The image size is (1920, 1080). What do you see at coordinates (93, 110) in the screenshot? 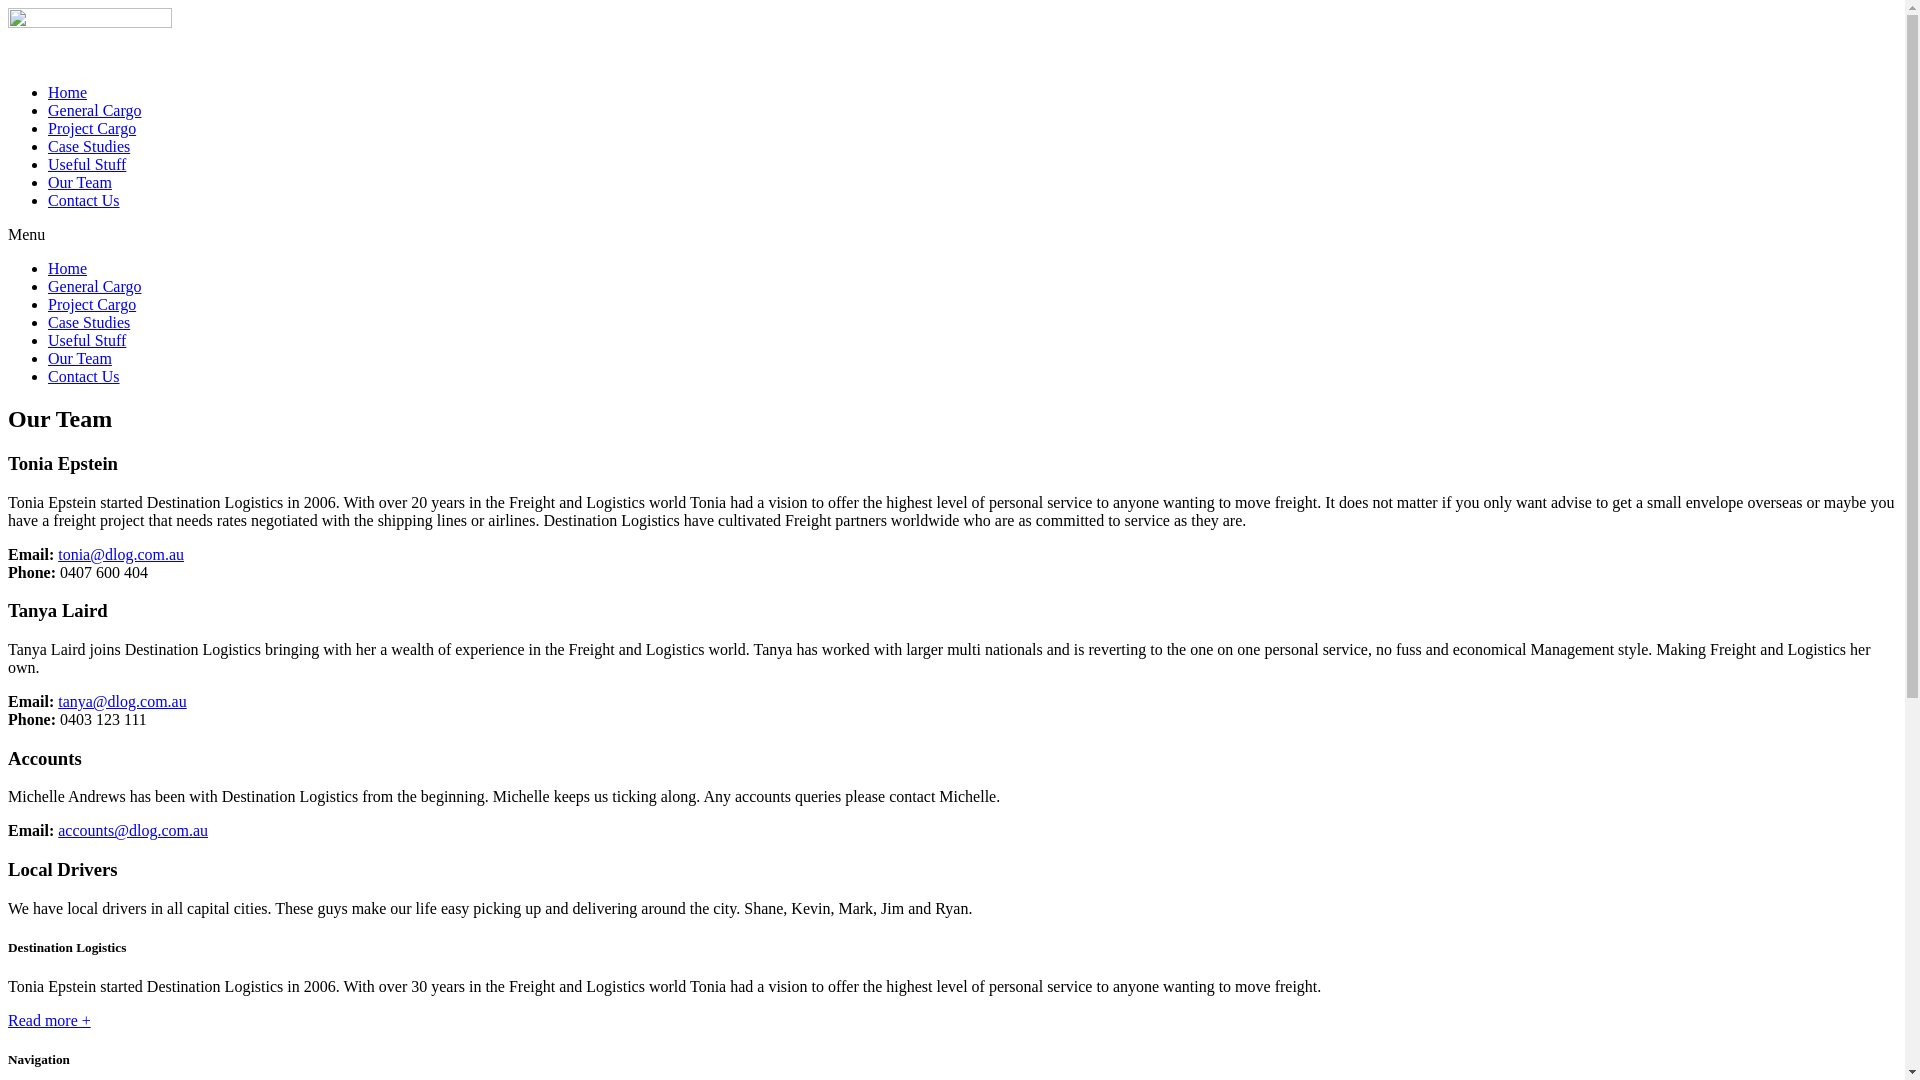
I see `'General Cargo'` at bounding box center [93, 110].